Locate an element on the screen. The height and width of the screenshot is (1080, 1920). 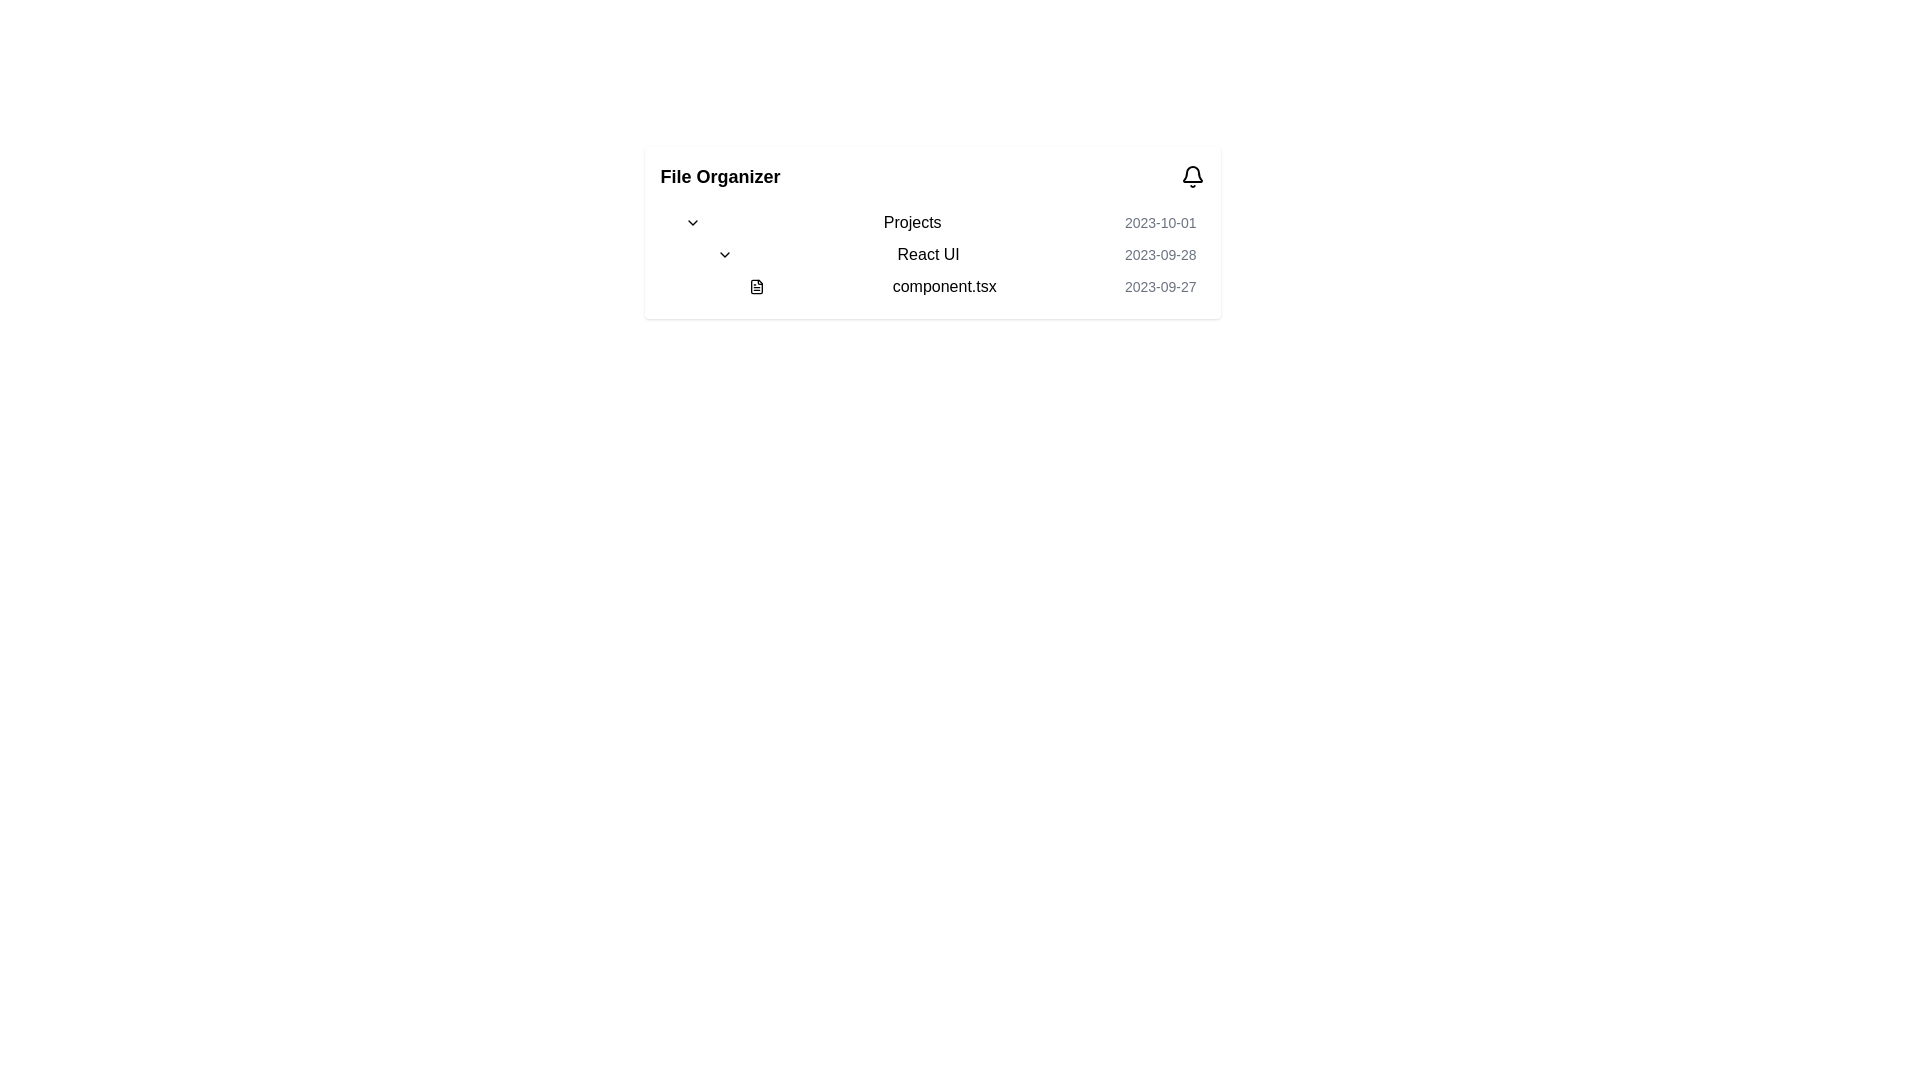
the first item in the 'File Organizer' list that allows navigation is located at coordinates (939, 223).